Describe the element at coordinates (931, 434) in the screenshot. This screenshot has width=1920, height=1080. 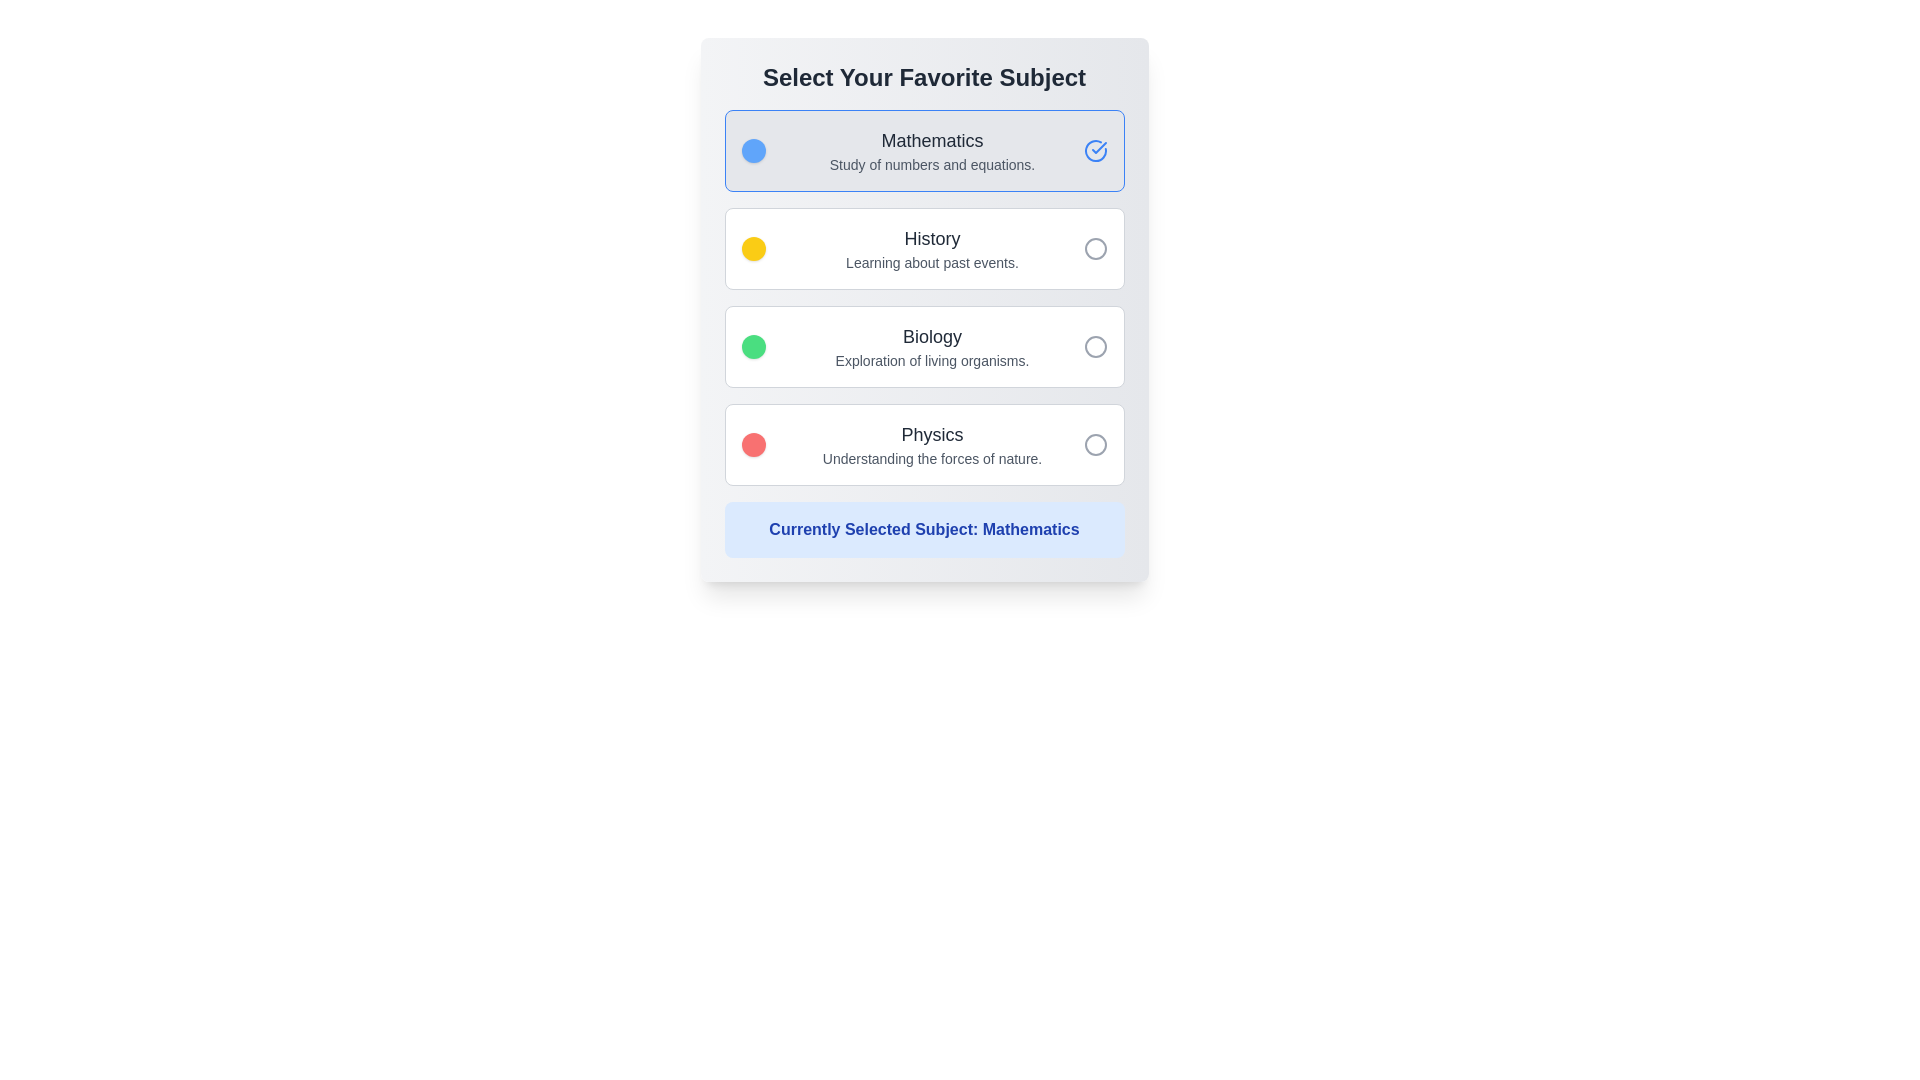
I see `the 'Physics' title text label, which is located in the third option of the subjects list, positioned above 'Understanding the forces of nature.'` at that location.